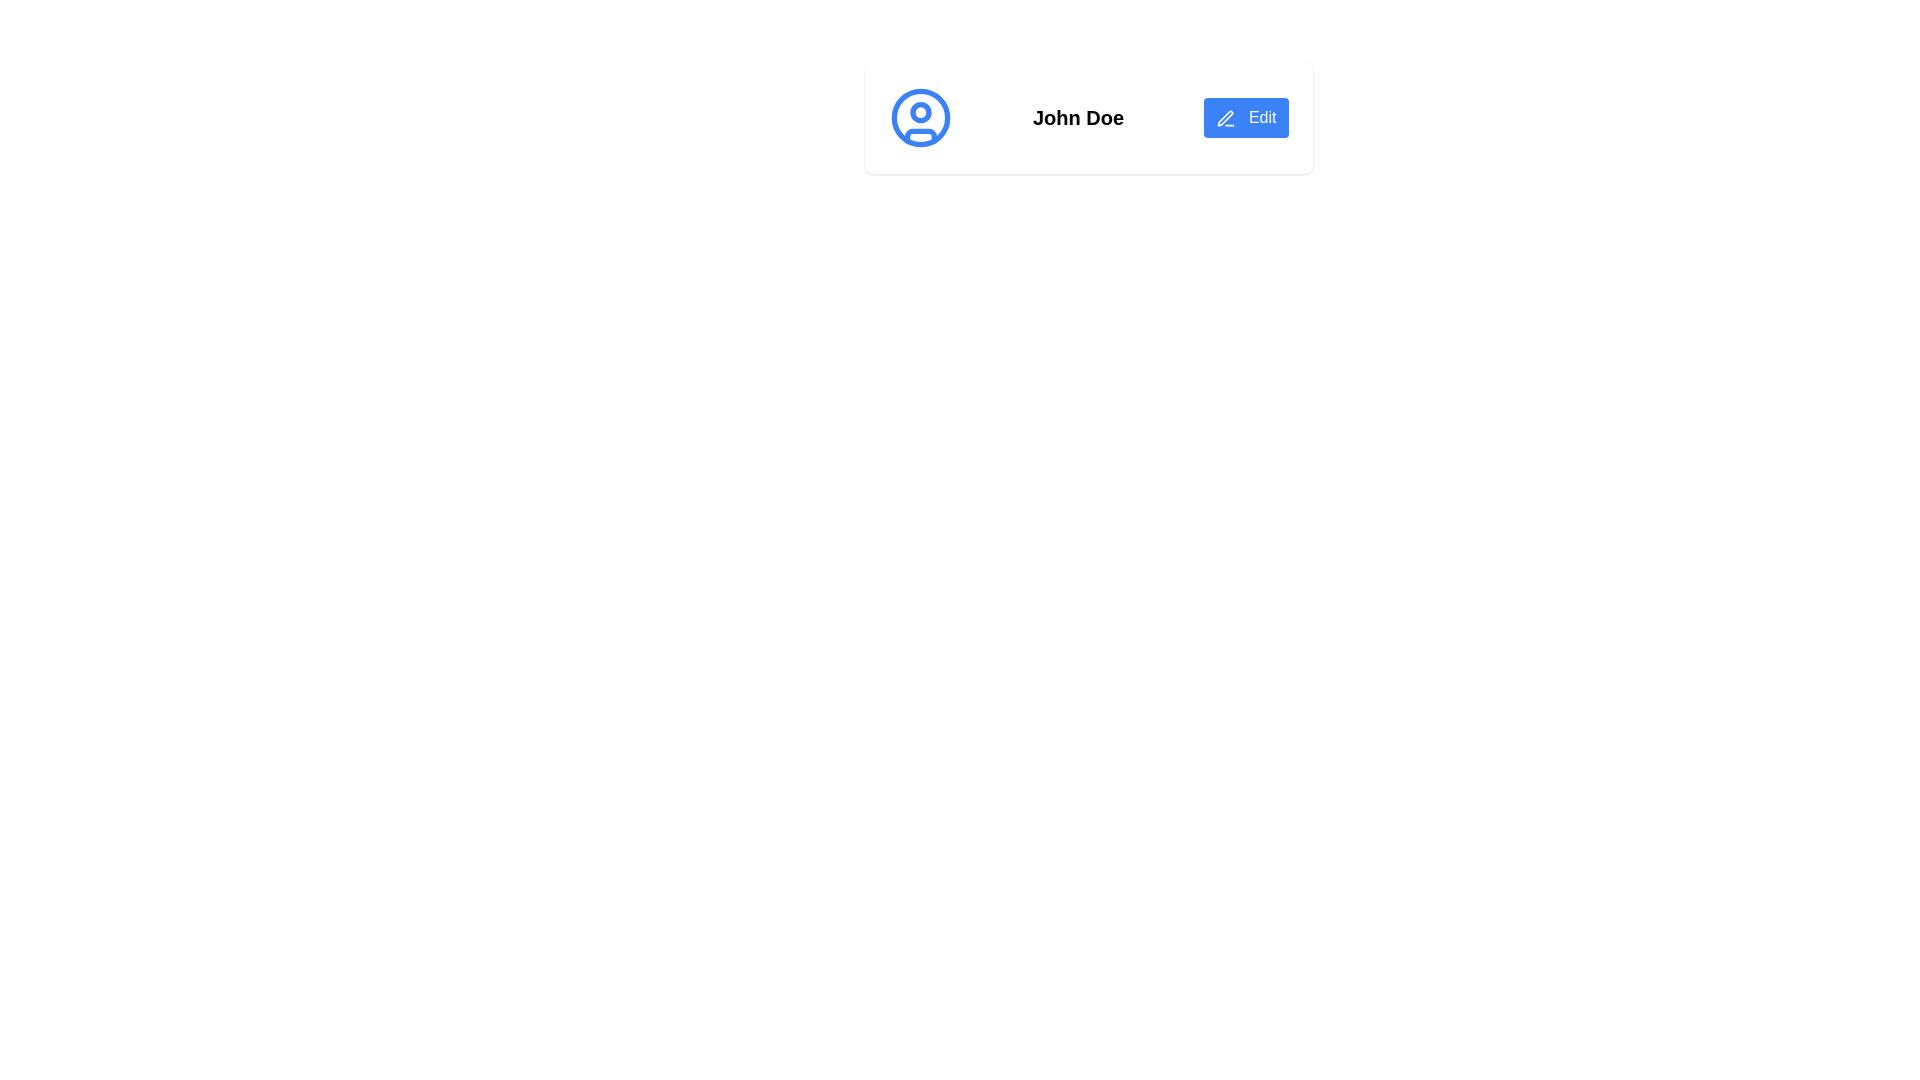 This screenshot has height=1080, width=1920. I want to click on the blue 'Edit' button with a pen icon located to the right of the text 'John Doe', so click(1245, 118).